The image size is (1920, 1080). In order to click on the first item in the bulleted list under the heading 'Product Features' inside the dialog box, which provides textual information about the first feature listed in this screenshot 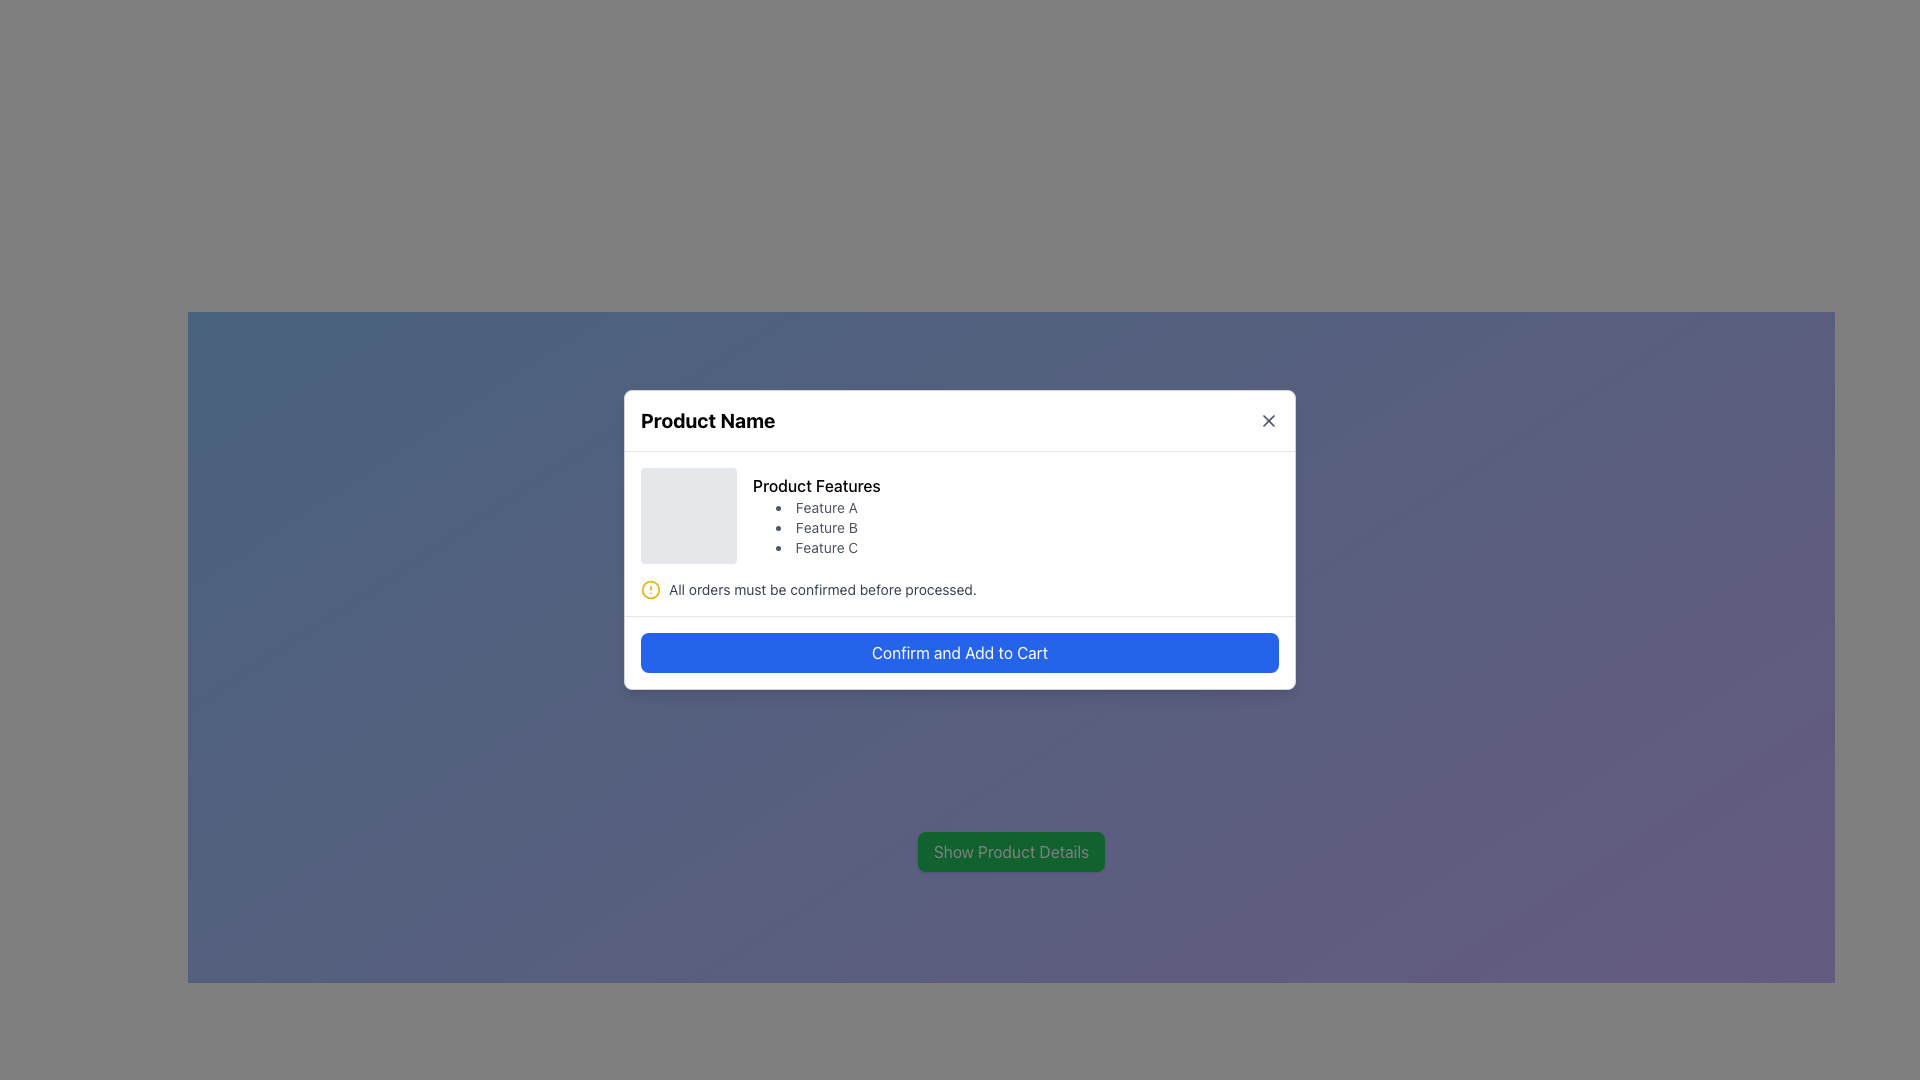, I will do `click(816, 507)`.